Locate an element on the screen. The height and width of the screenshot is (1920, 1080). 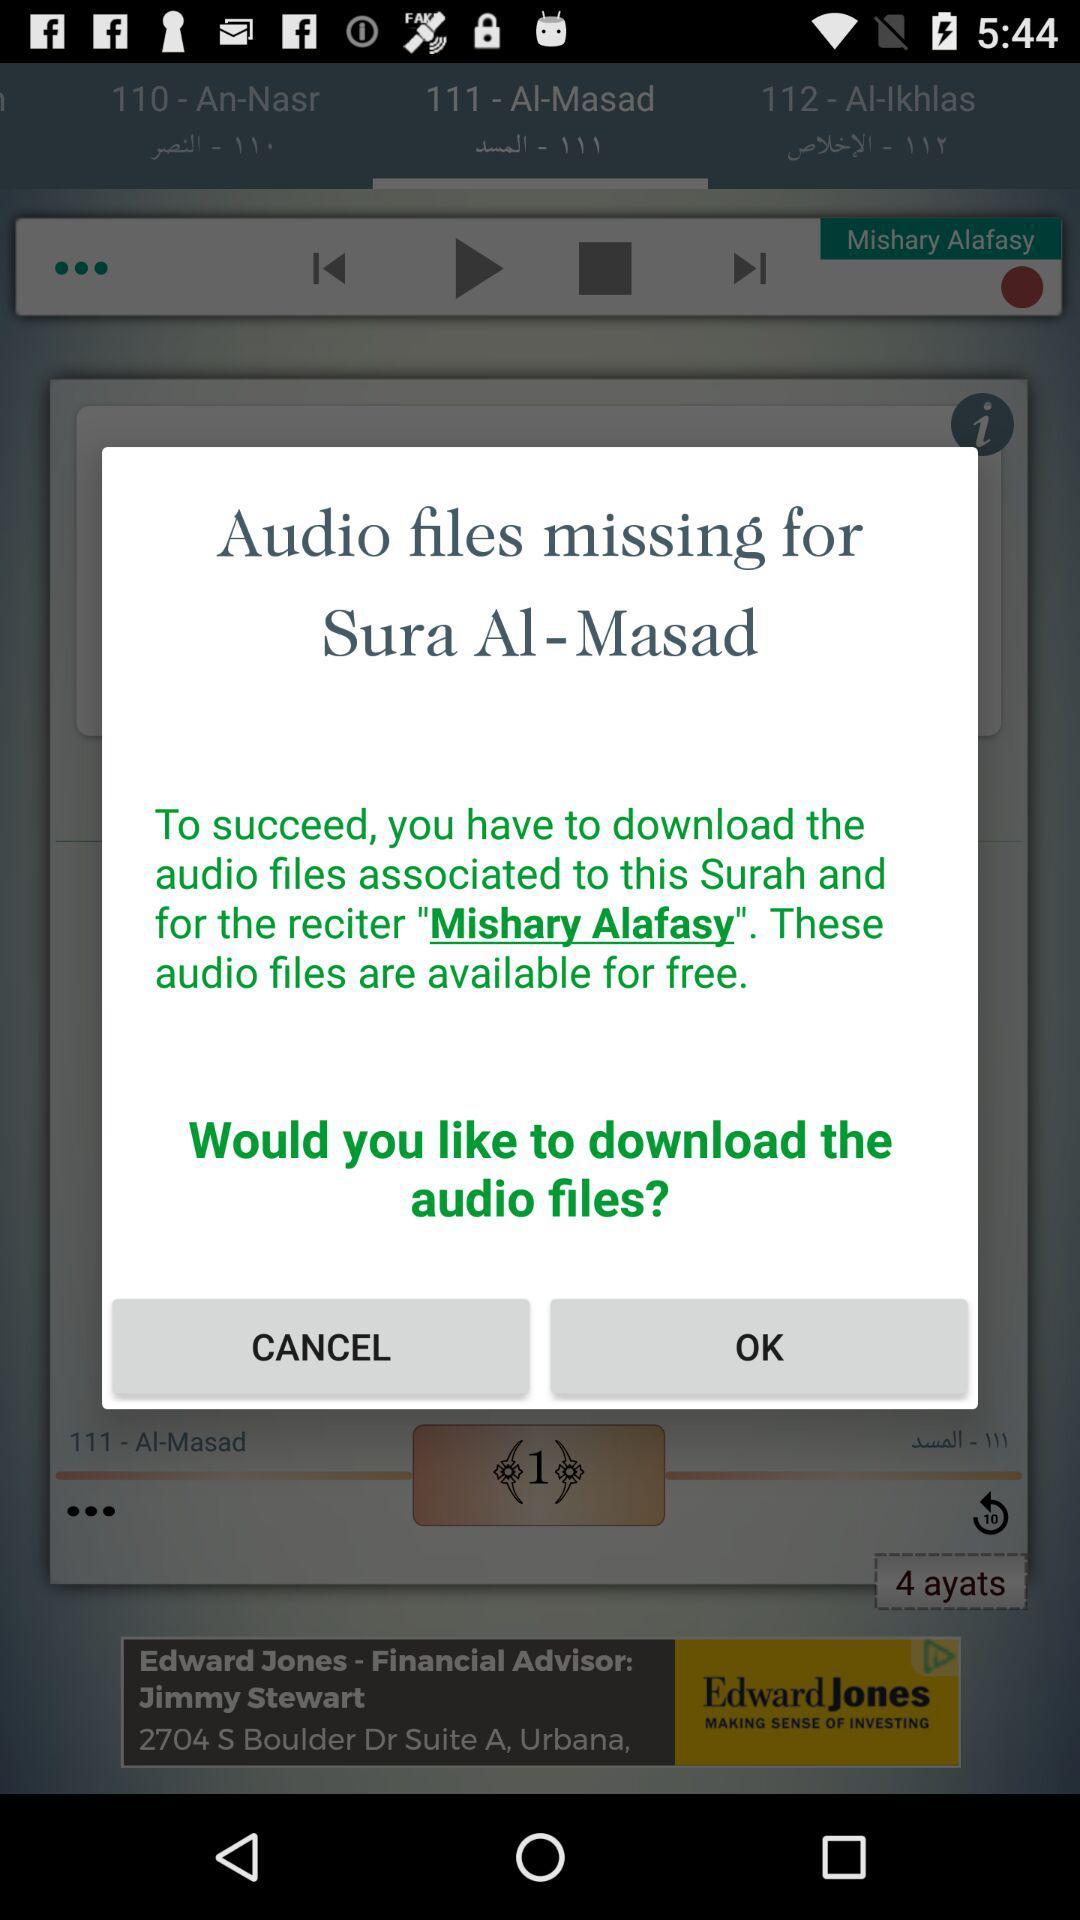
ok icon is located at coordinates (759, 1346).